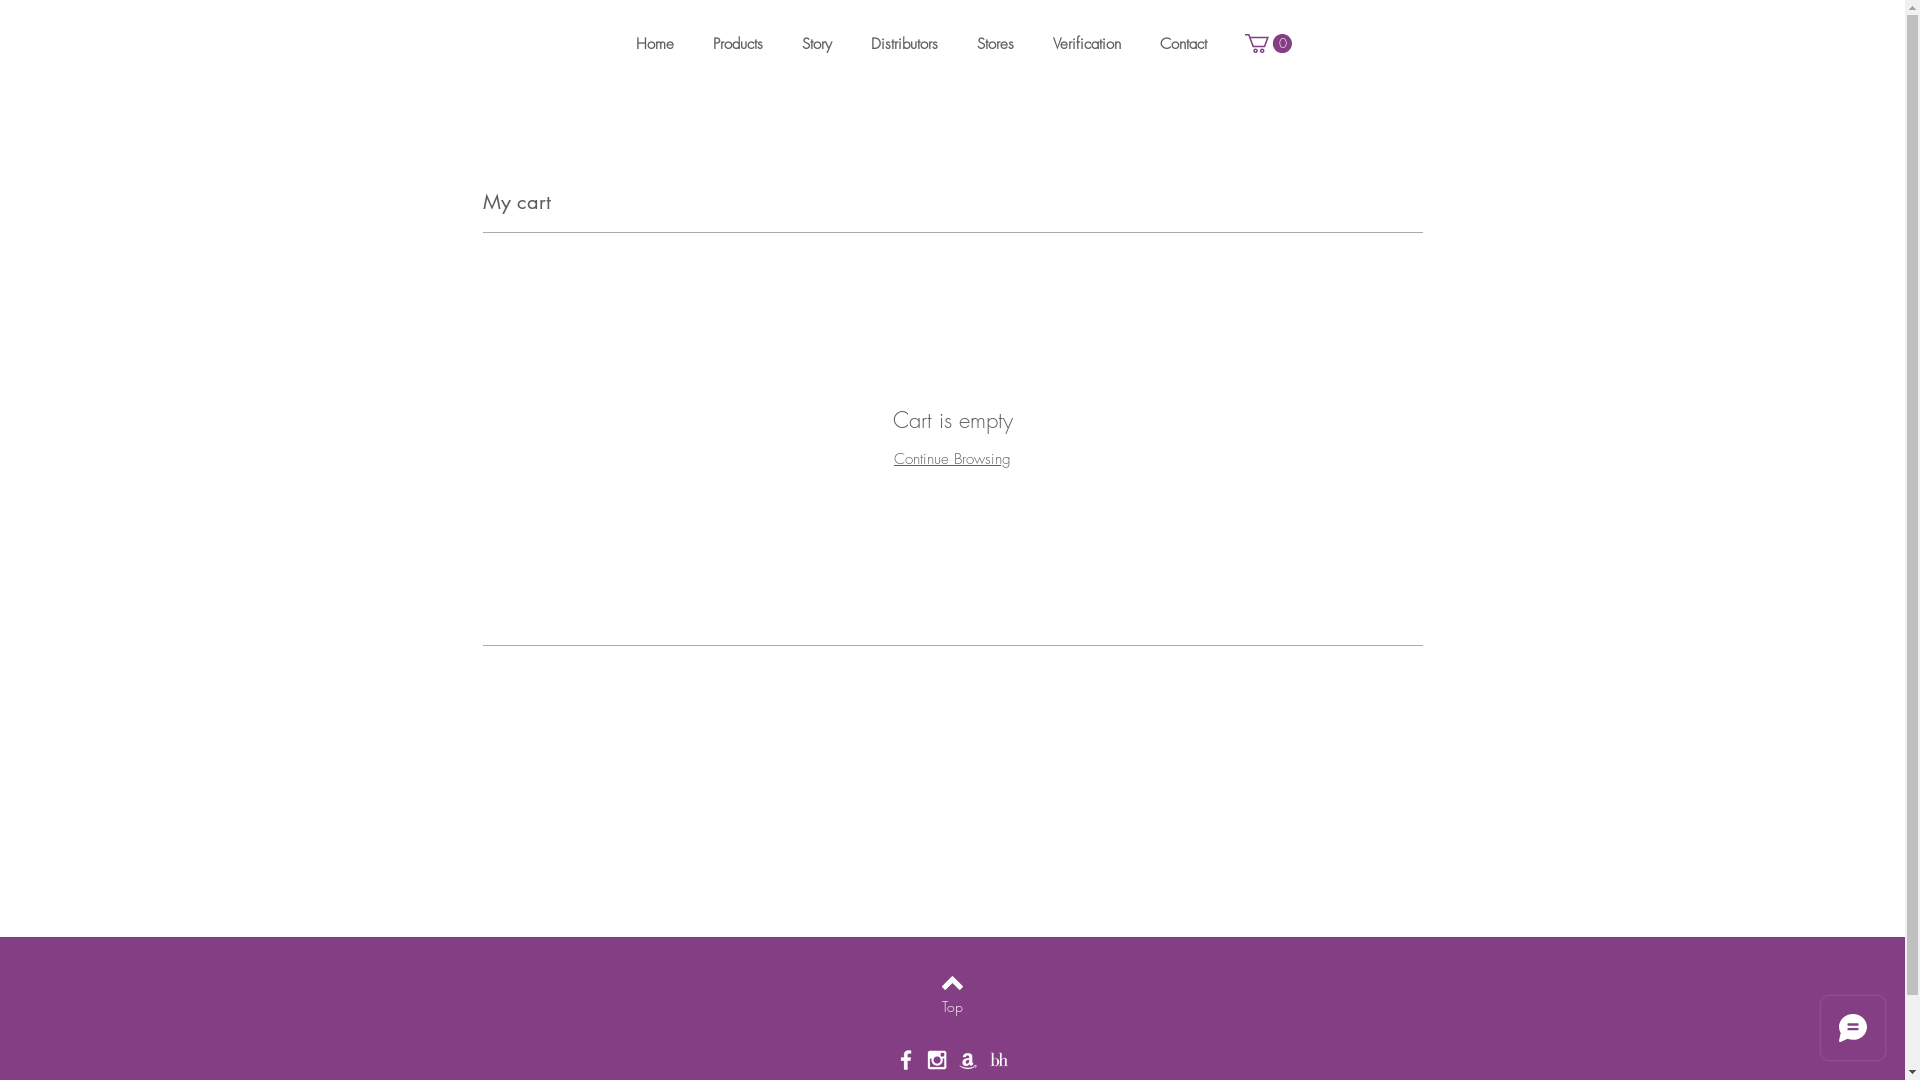 The height and width of the screenshot is (1080, 1920). I want to click on '0', so click(1266, 43).